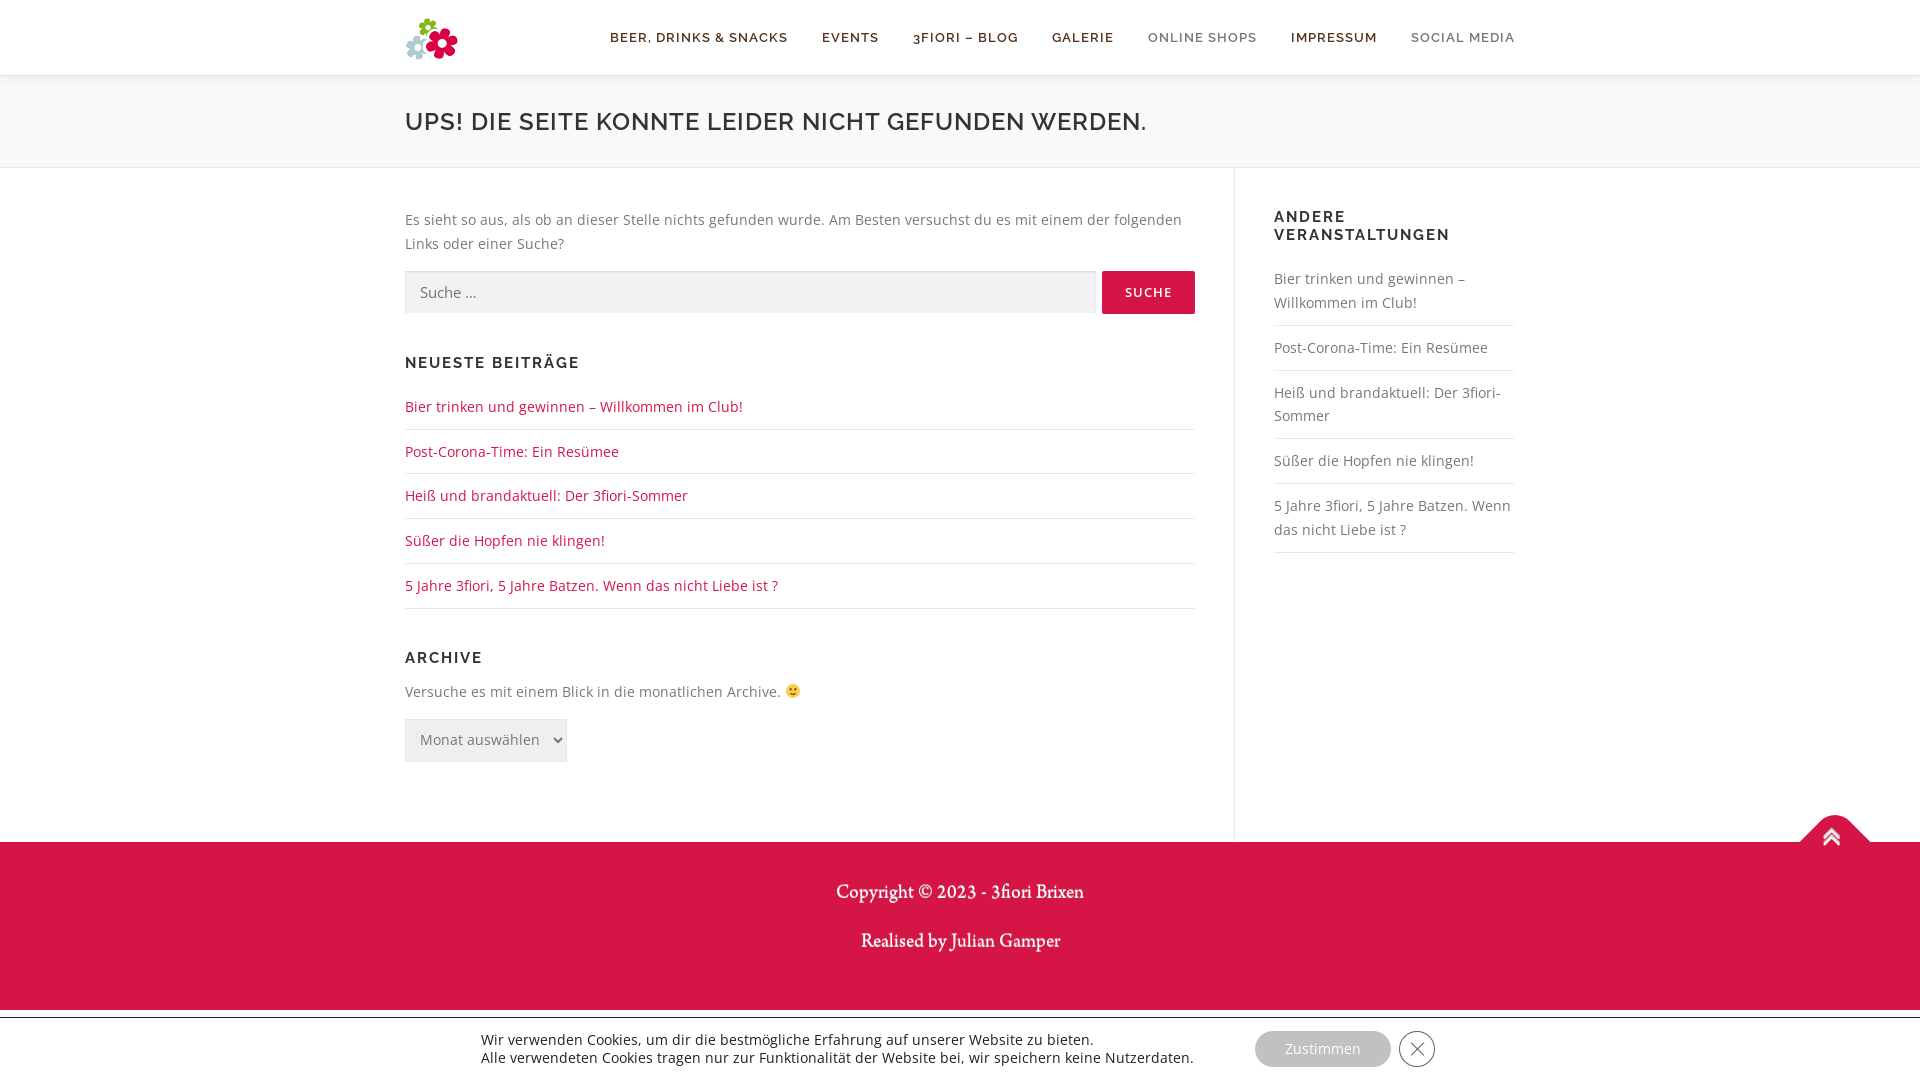 The height and width of the screenshot is (1080, 1920). Describe the element at coordinates (1392, 37) in the screenshot. I see `'SOCIAL MEDIA'` at that location.